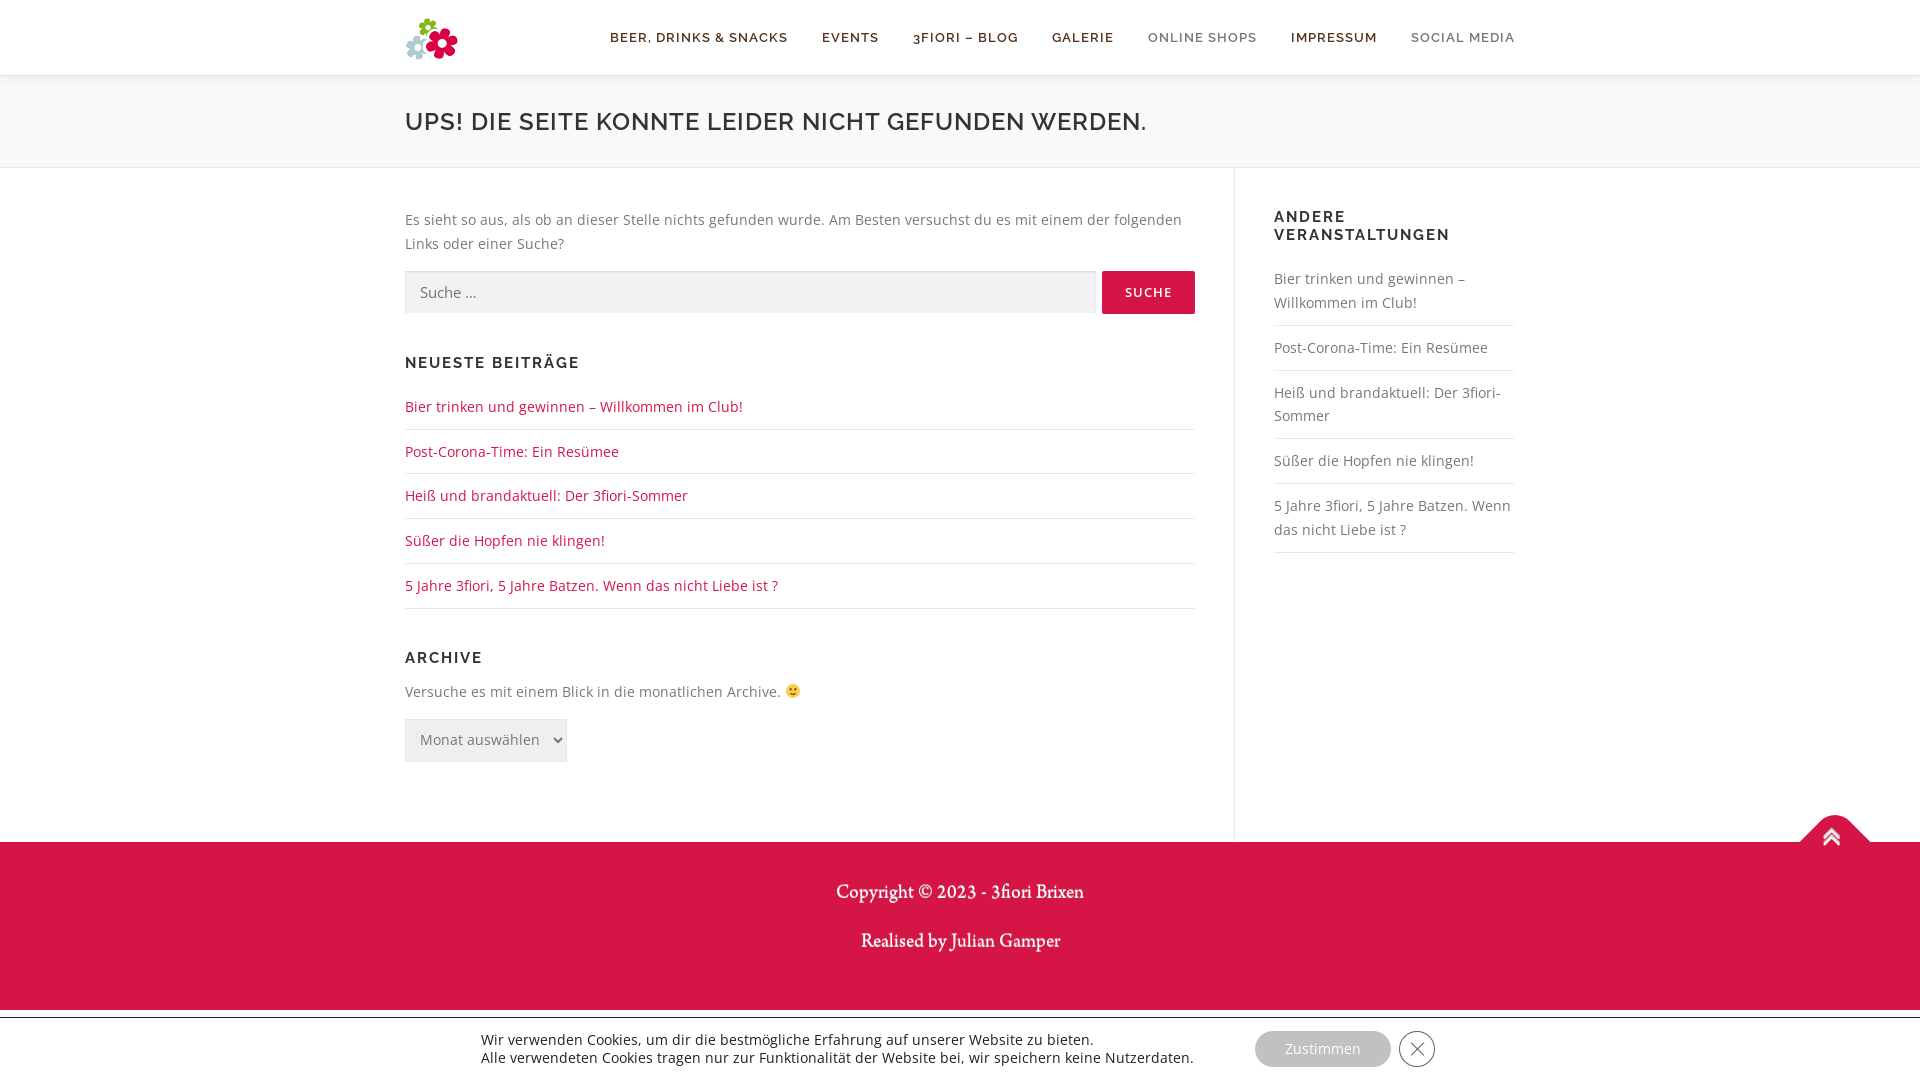 The height and width of the screenshot is (1080, 1920). Describe the element at coordinates (1392, 37) in the screenshot. I see `'SOCIAL MEDIA'` at that location.